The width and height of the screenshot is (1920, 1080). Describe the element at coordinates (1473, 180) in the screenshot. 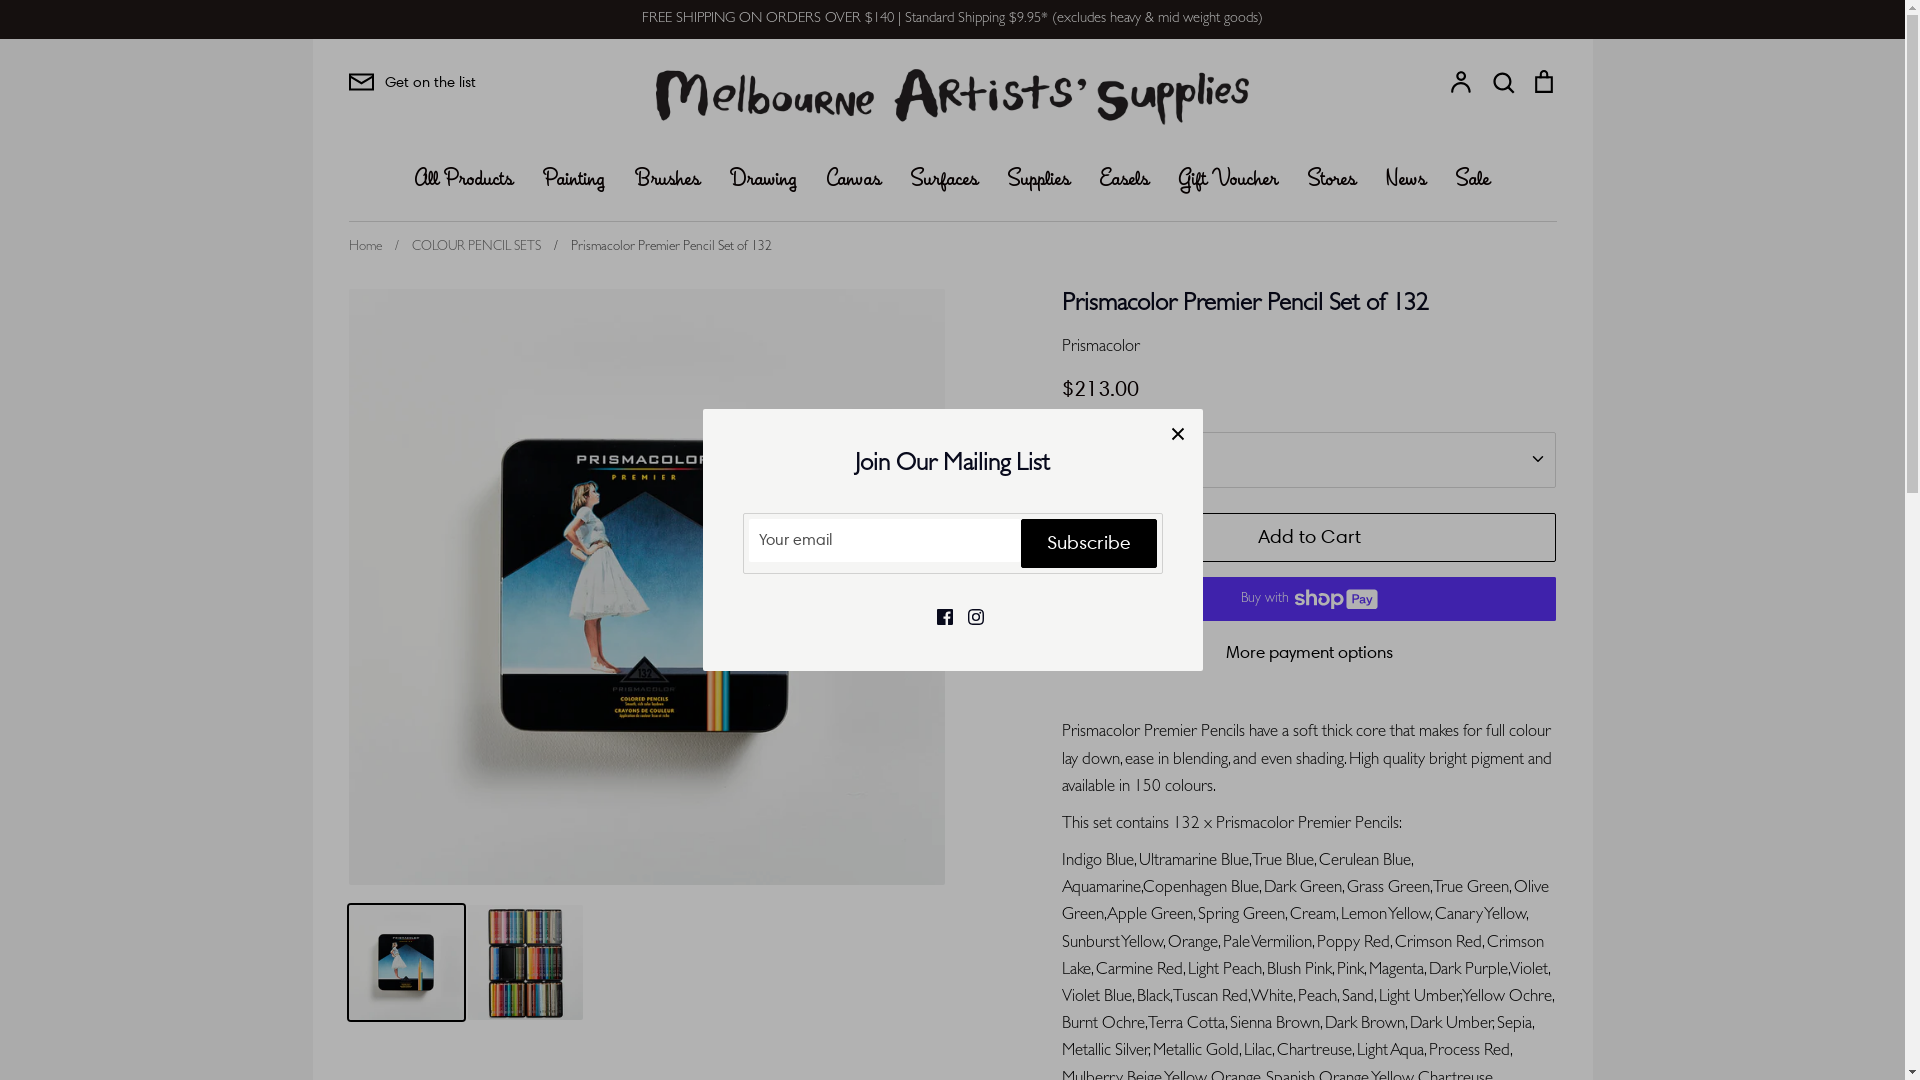

I see `'Sale'` at that location.